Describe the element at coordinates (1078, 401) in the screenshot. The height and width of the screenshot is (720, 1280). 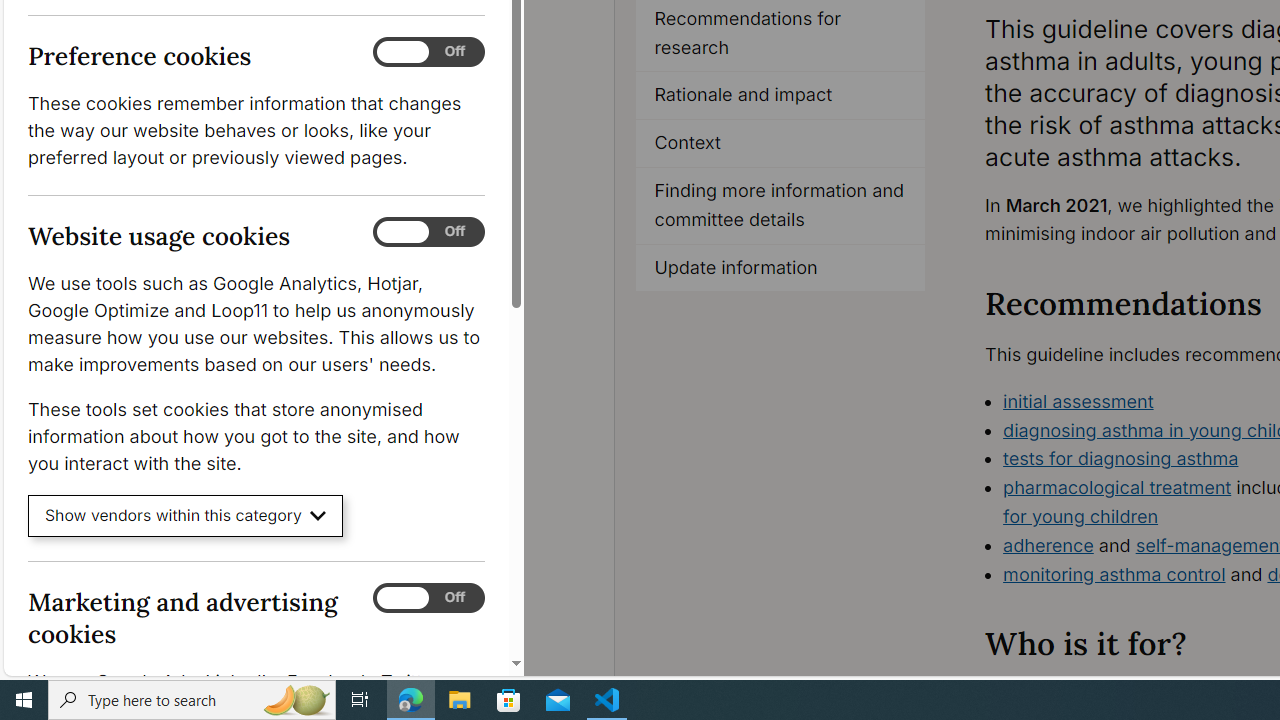
I see `'initial assessment'` at that location.